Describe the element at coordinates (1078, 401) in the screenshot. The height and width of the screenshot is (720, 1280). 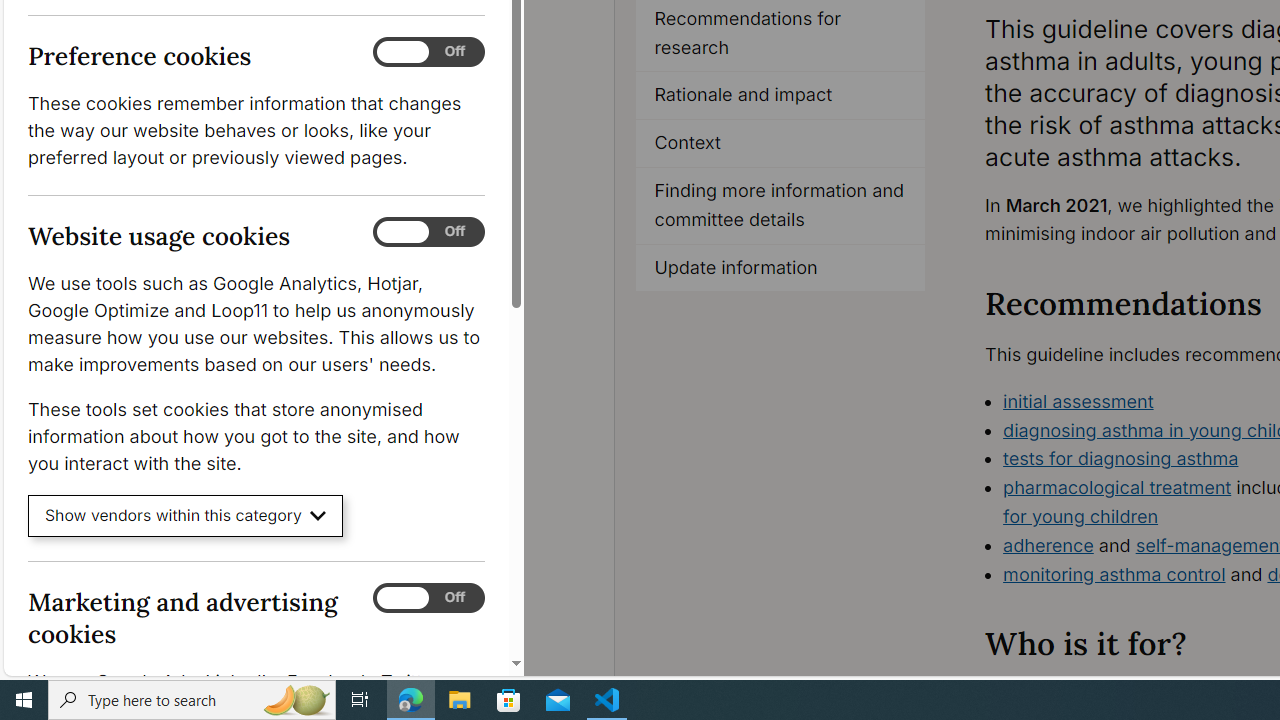
I see `'initial assessment'` at that location.